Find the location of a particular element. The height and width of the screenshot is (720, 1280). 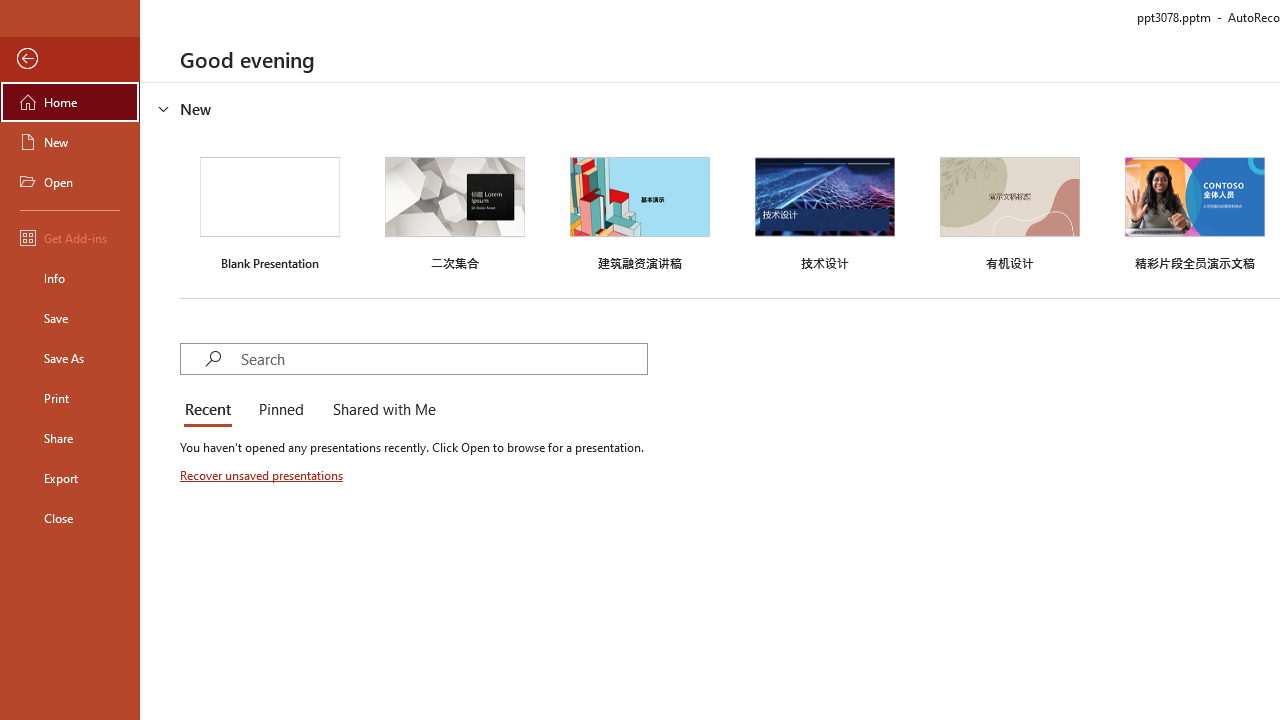

'Print' is located at coordinates (69, 398).